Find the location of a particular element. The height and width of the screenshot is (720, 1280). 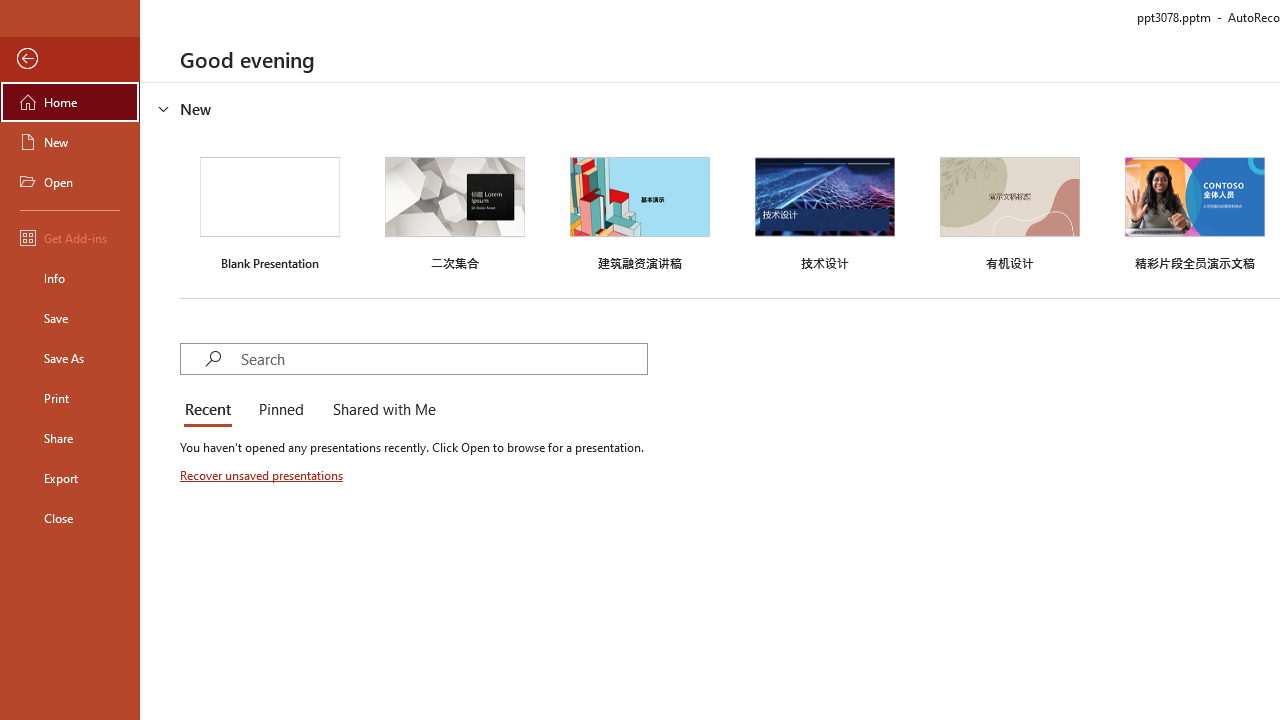

'Print' is located at coordinates (69, 398).